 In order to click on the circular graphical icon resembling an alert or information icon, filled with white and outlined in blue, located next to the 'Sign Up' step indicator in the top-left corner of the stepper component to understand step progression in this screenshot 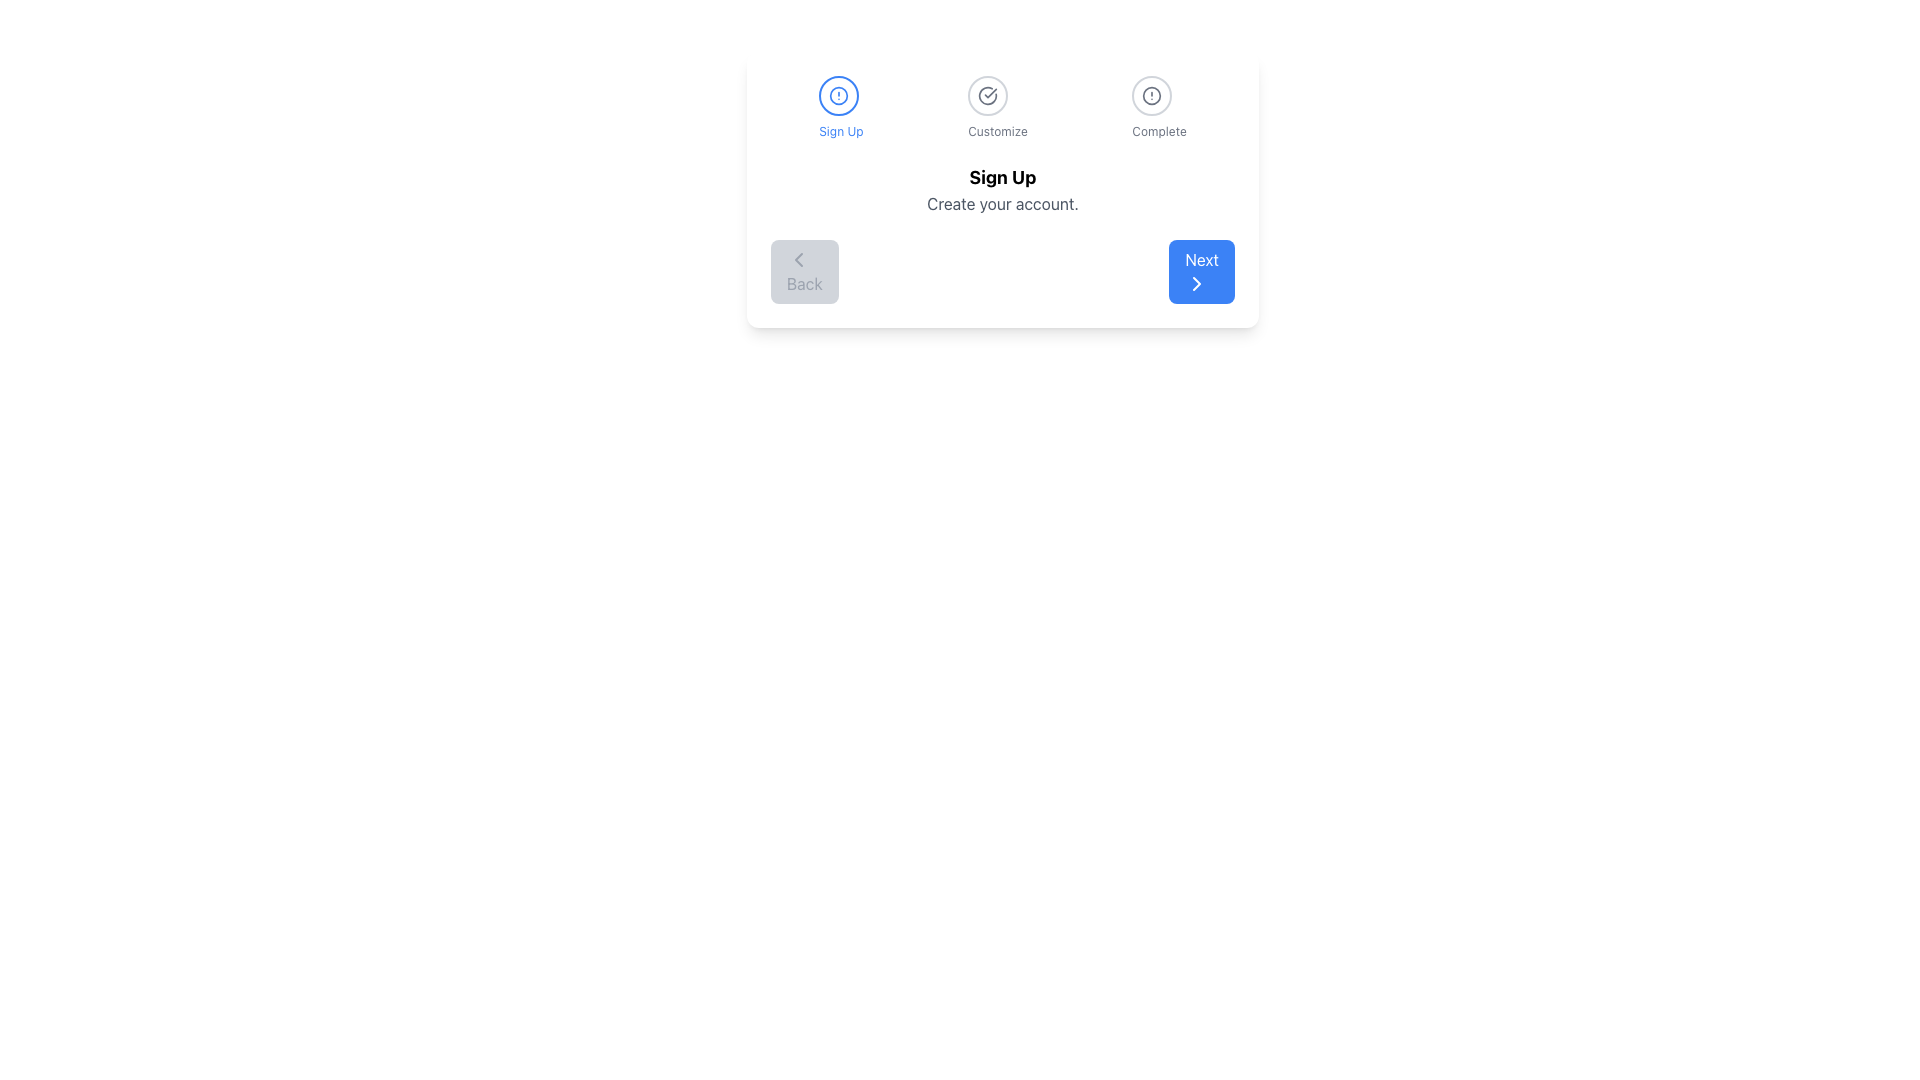, I will do `click(839, 96)`.